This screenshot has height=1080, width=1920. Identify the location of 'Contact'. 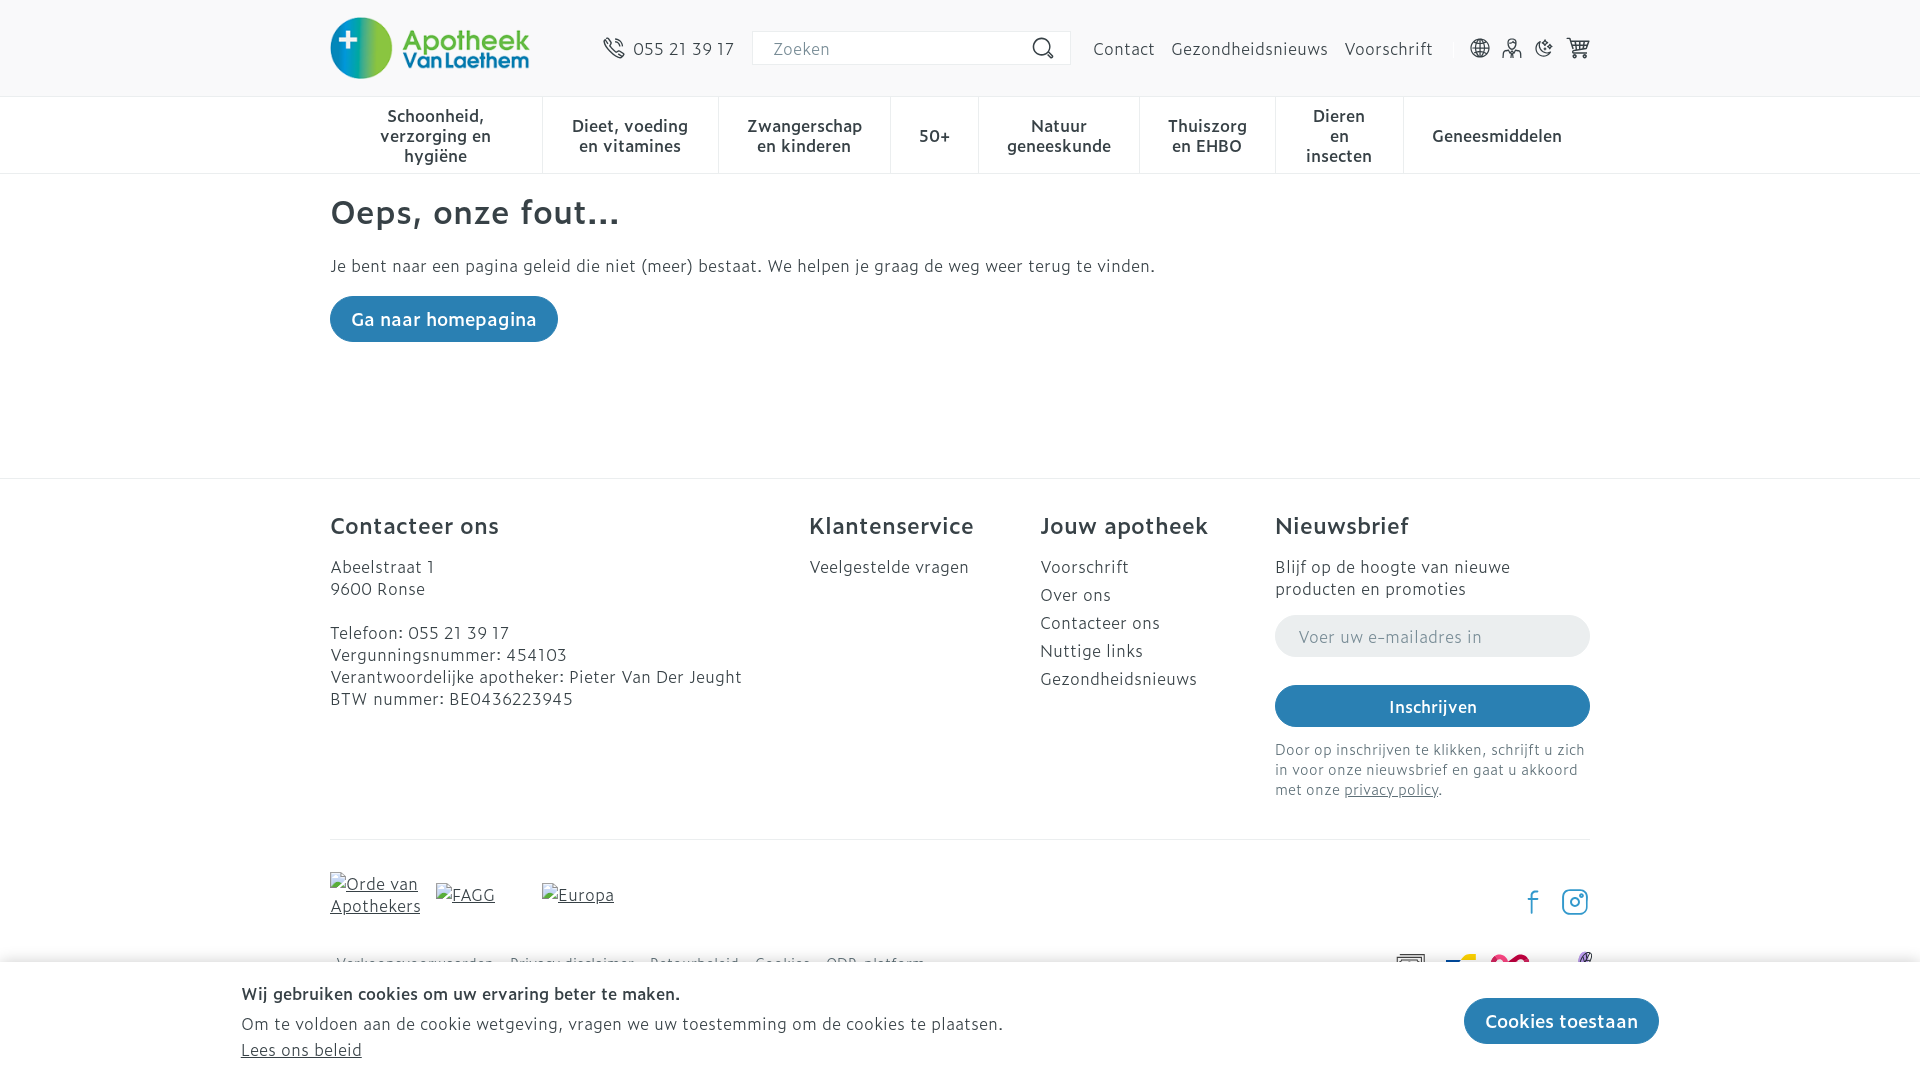
(1123, 46).